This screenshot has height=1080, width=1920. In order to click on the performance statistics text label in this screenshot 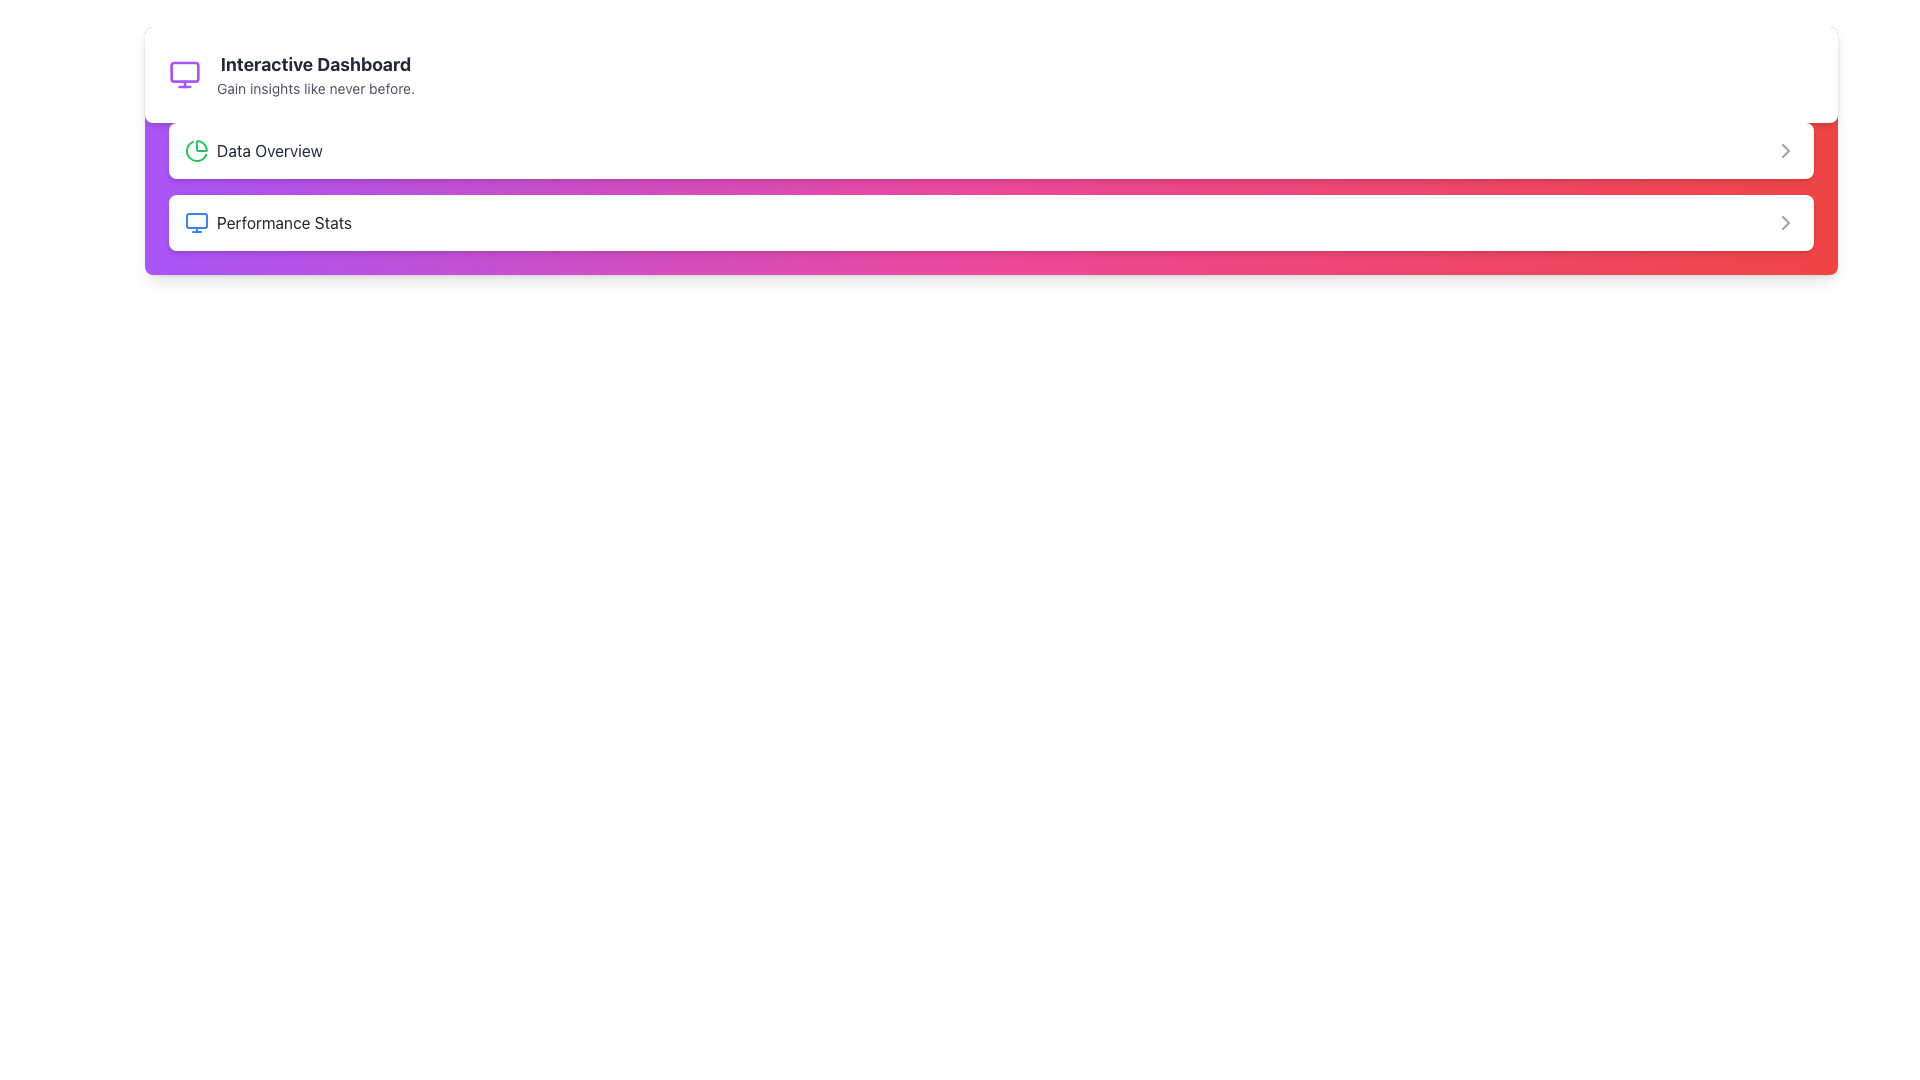, I will do `click(283, 223)`.